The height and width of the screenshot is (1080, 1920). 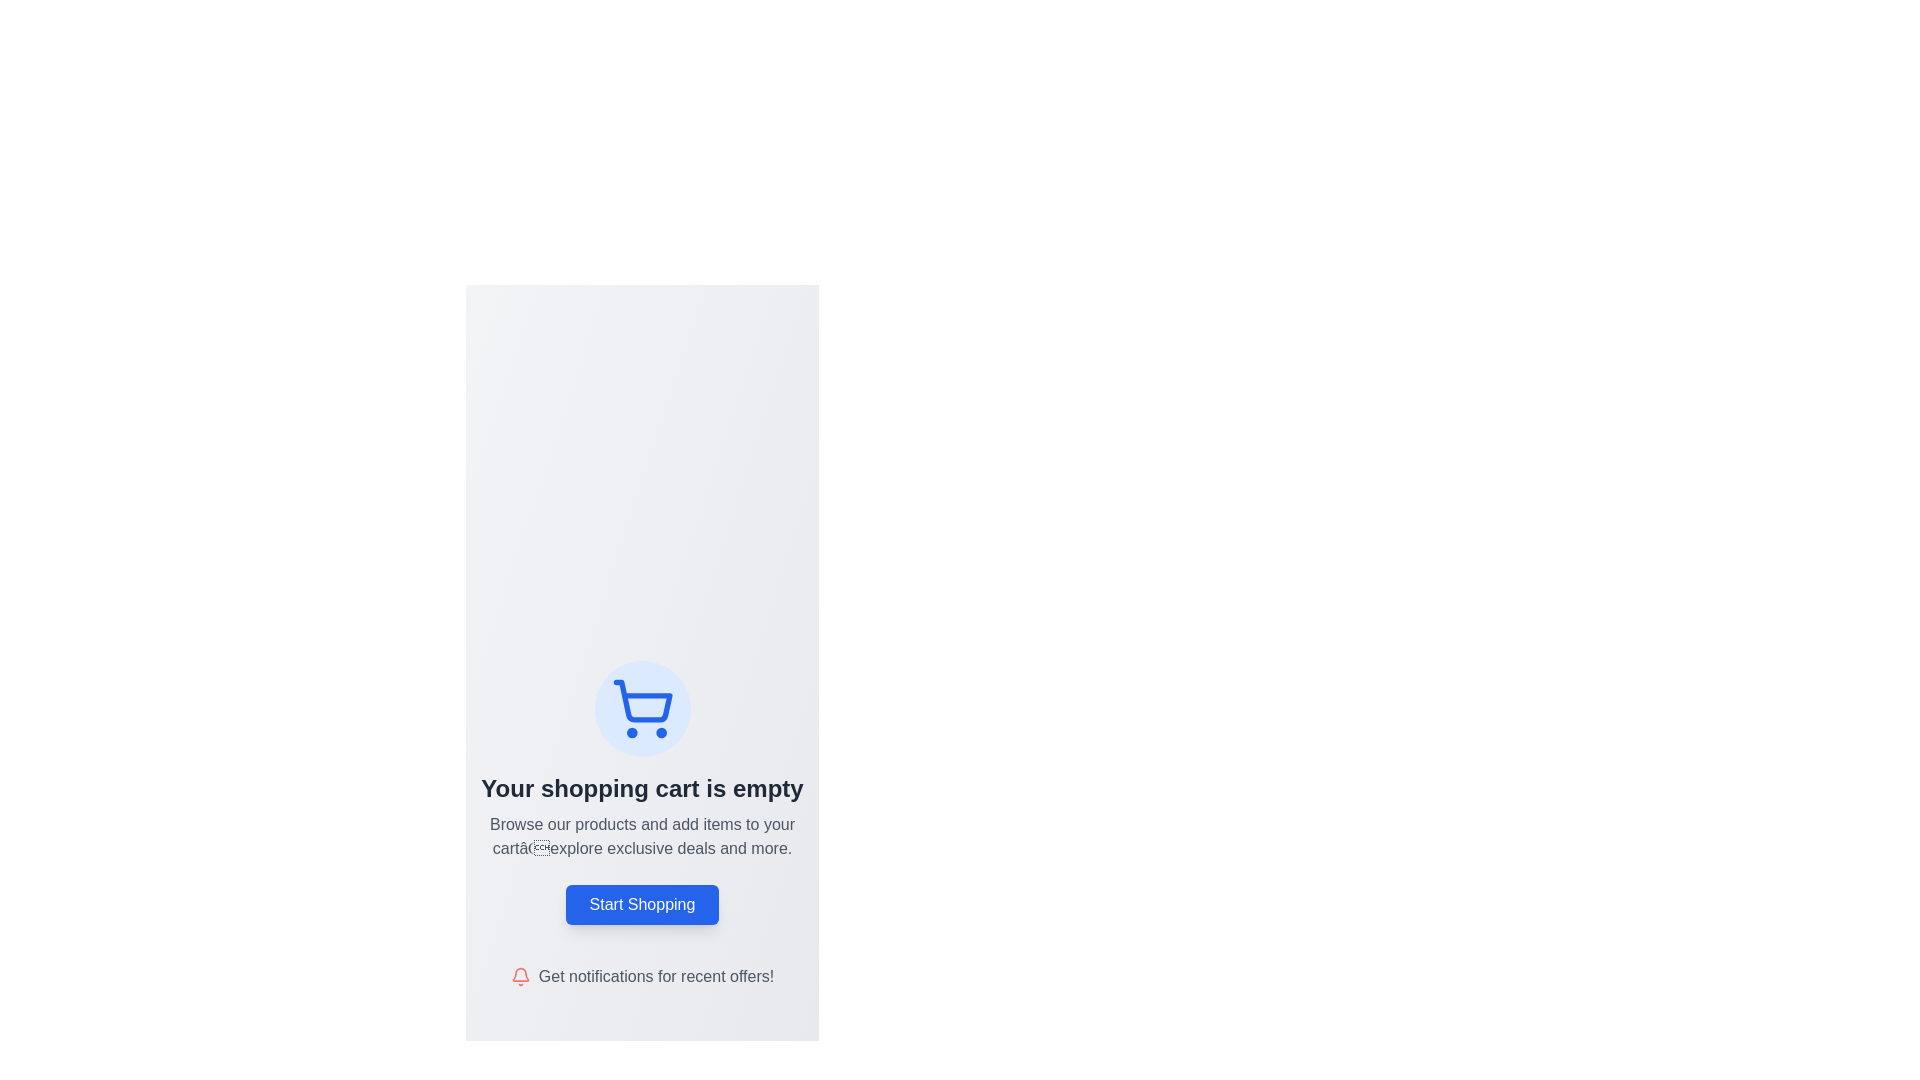 I want to click on the descriptive text that reads 'Browse our products and add items to your cart—explore exclusive deals and more.' located centrally on the shopping cart page, between the header and the 'Start Shopping' button, so click(x=642, y=837).